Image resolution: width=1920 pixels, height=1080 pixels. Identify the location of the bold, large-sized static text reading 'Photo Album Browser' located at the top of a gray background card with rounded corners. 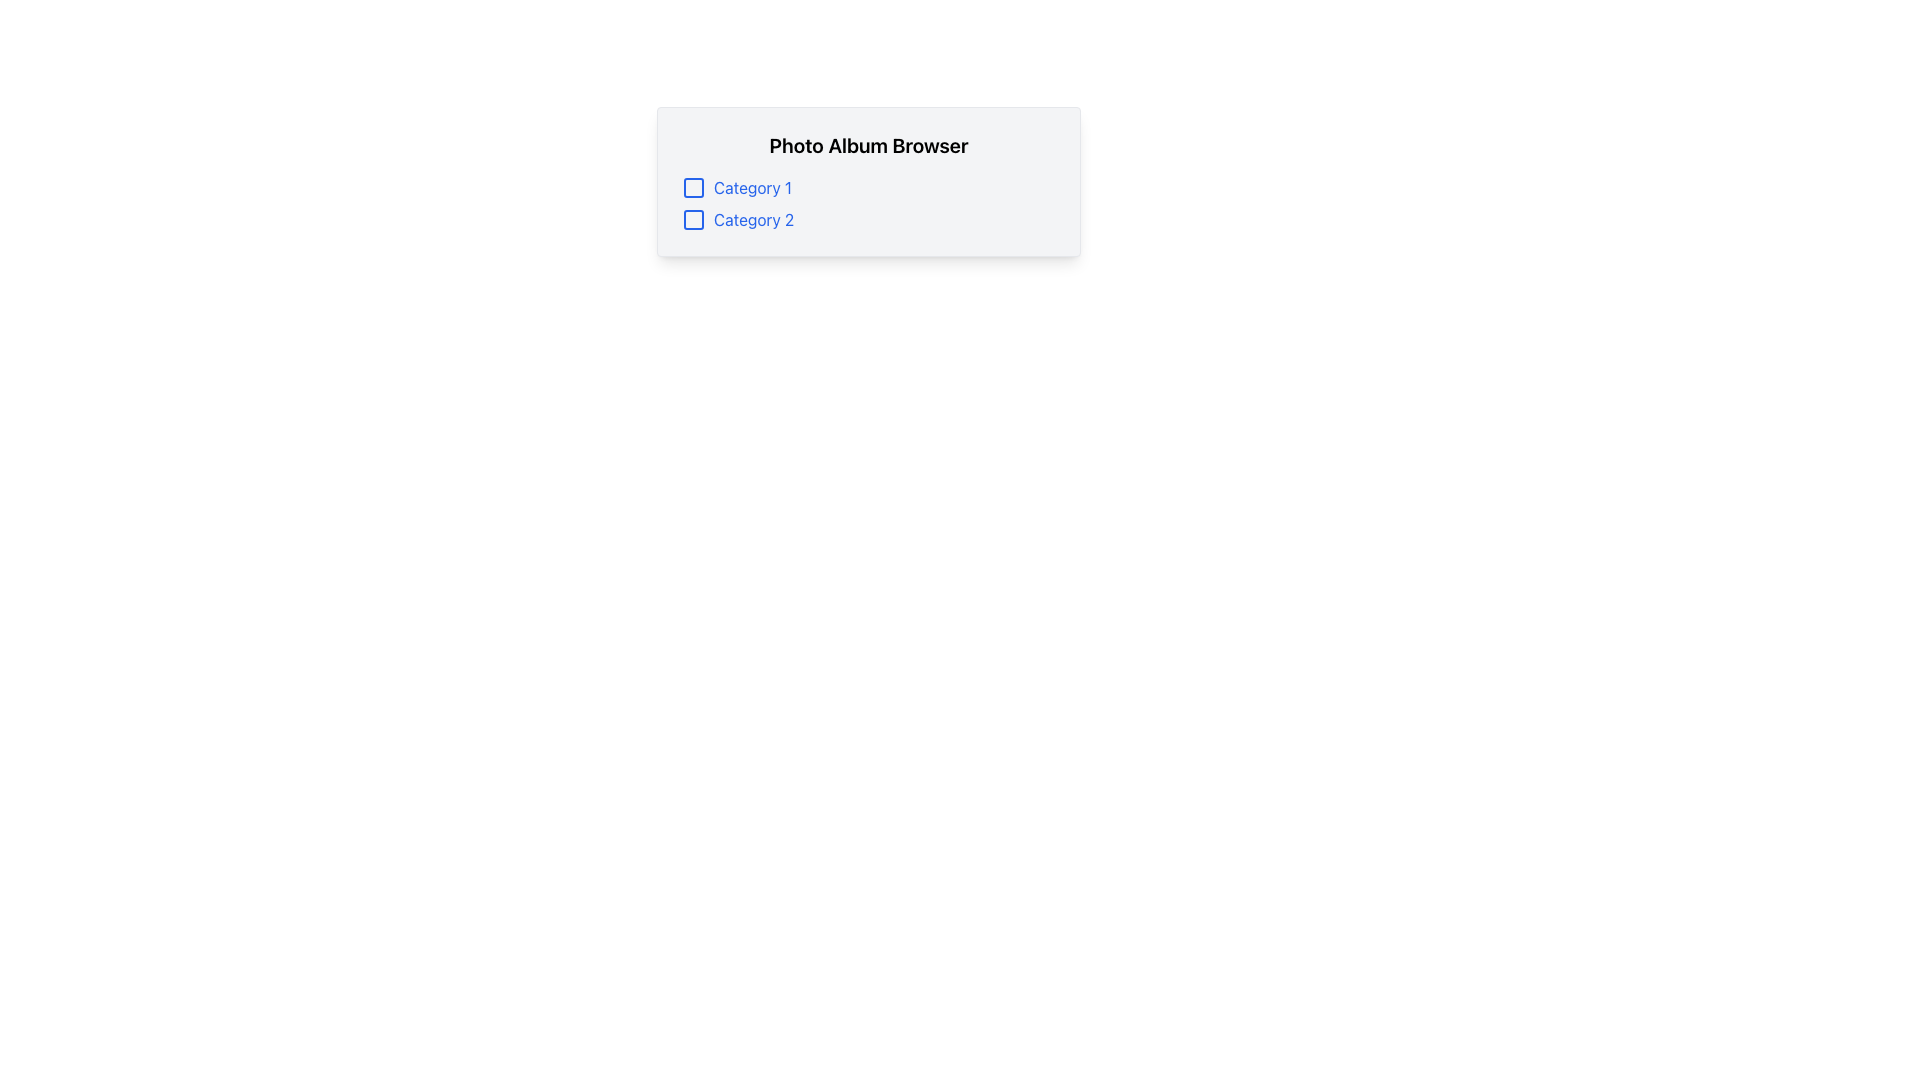
(868, 145).